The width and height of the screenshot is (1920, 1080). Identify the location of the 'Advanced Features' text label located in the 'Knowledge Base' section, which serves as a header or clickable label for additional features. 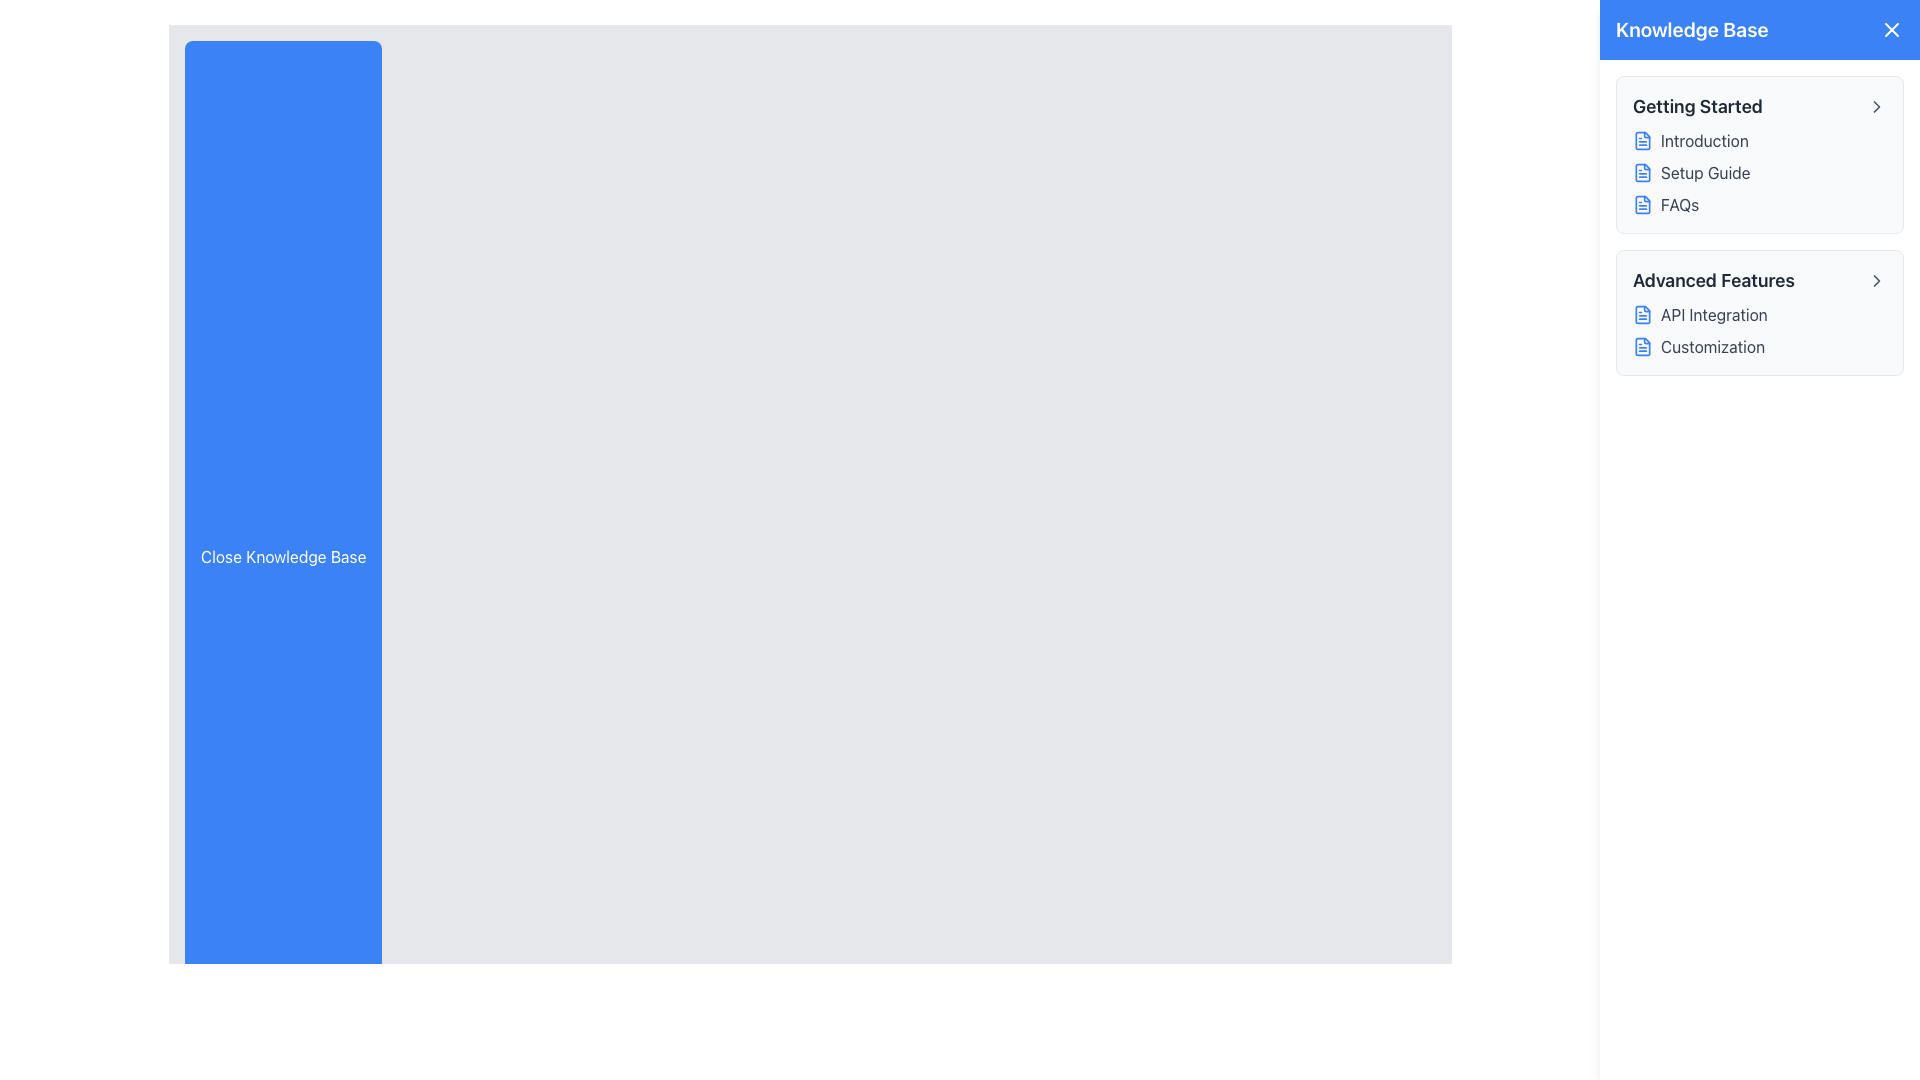
(1712, 281).